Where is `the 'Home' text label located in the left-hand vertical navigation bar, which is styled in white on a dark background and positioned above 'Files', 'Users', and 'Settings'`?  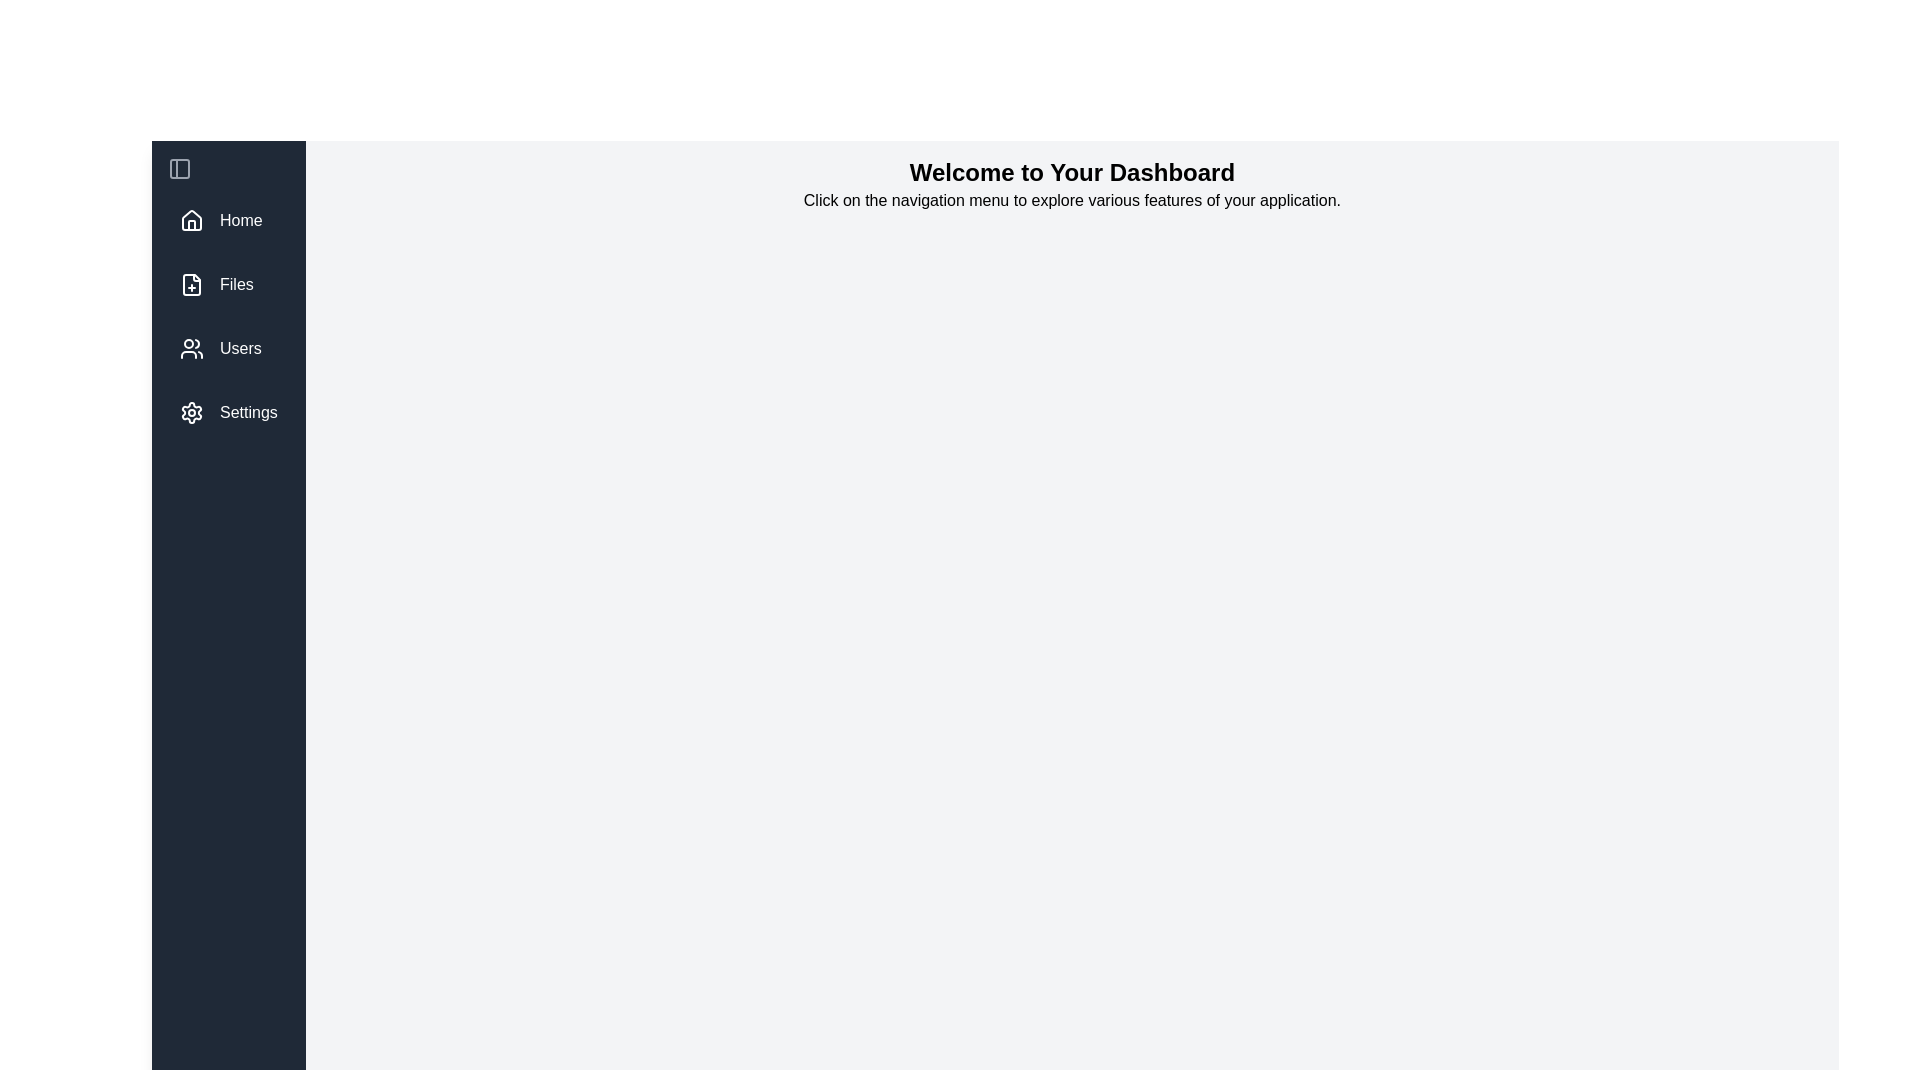
the 'Home' text label located in the left-hand vertical navigation bar, which is styled in white on a dark background and positioned above 'Files', 'Users', and 'Settings' is located at coordinates (240, 220).